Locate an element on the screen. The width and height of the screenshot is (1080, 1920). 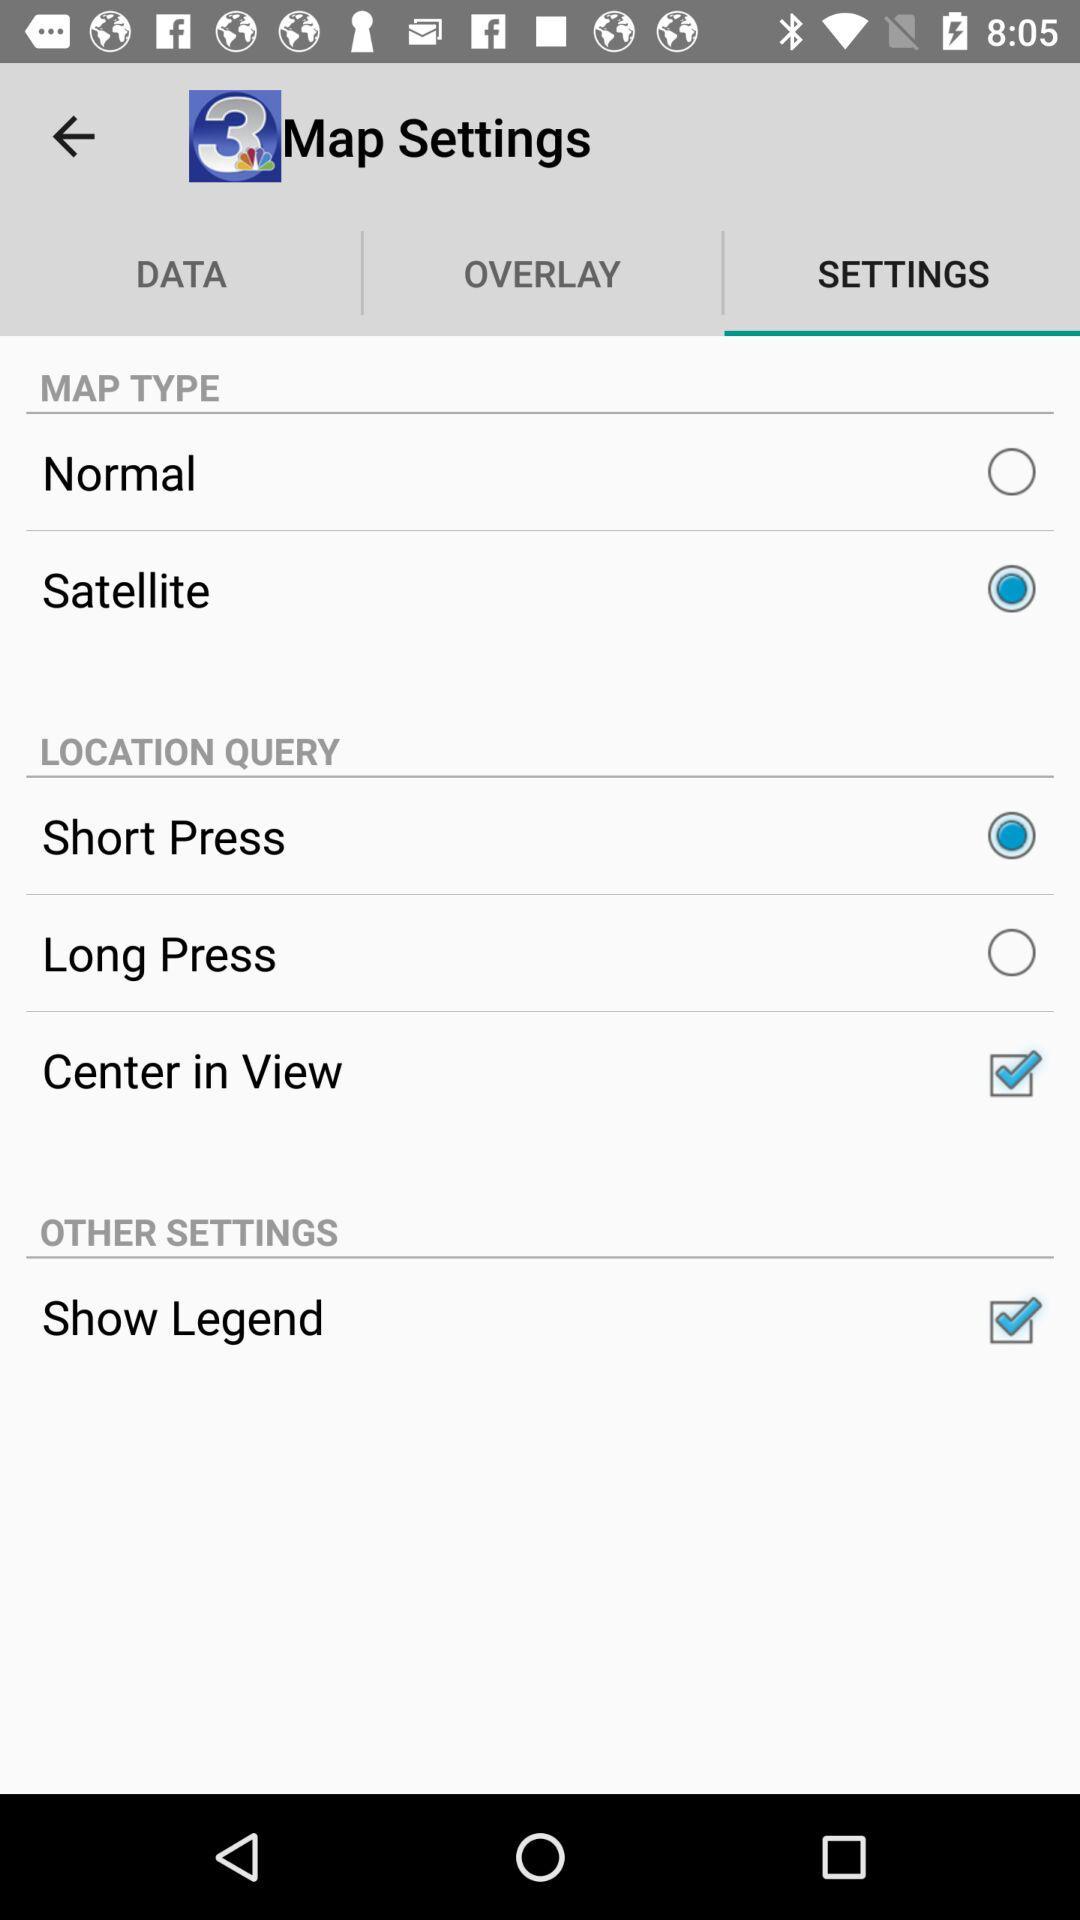
the short press is located at coordinates (540, 835).